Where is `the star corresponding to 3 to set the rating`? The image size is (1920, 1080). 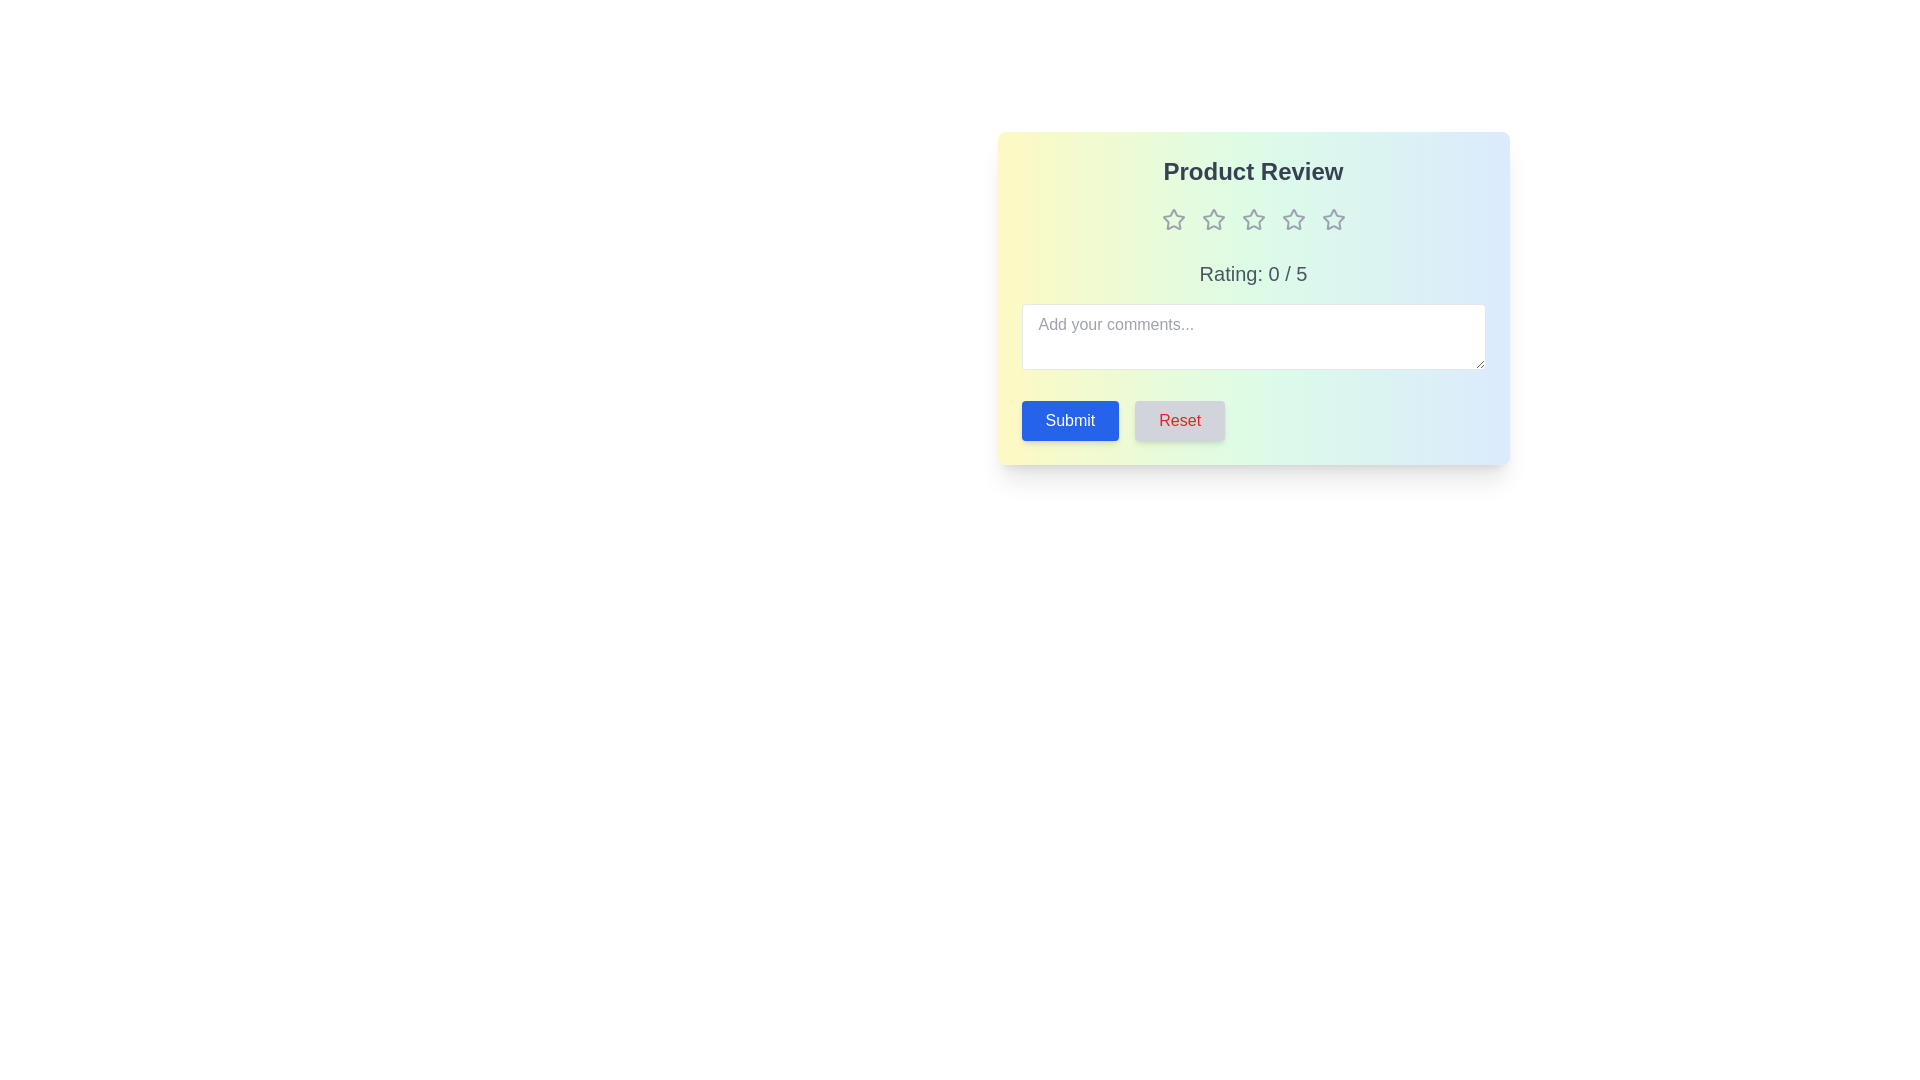
the star corresponding to 3 to set the rating is located at coordinates (1252, 219).